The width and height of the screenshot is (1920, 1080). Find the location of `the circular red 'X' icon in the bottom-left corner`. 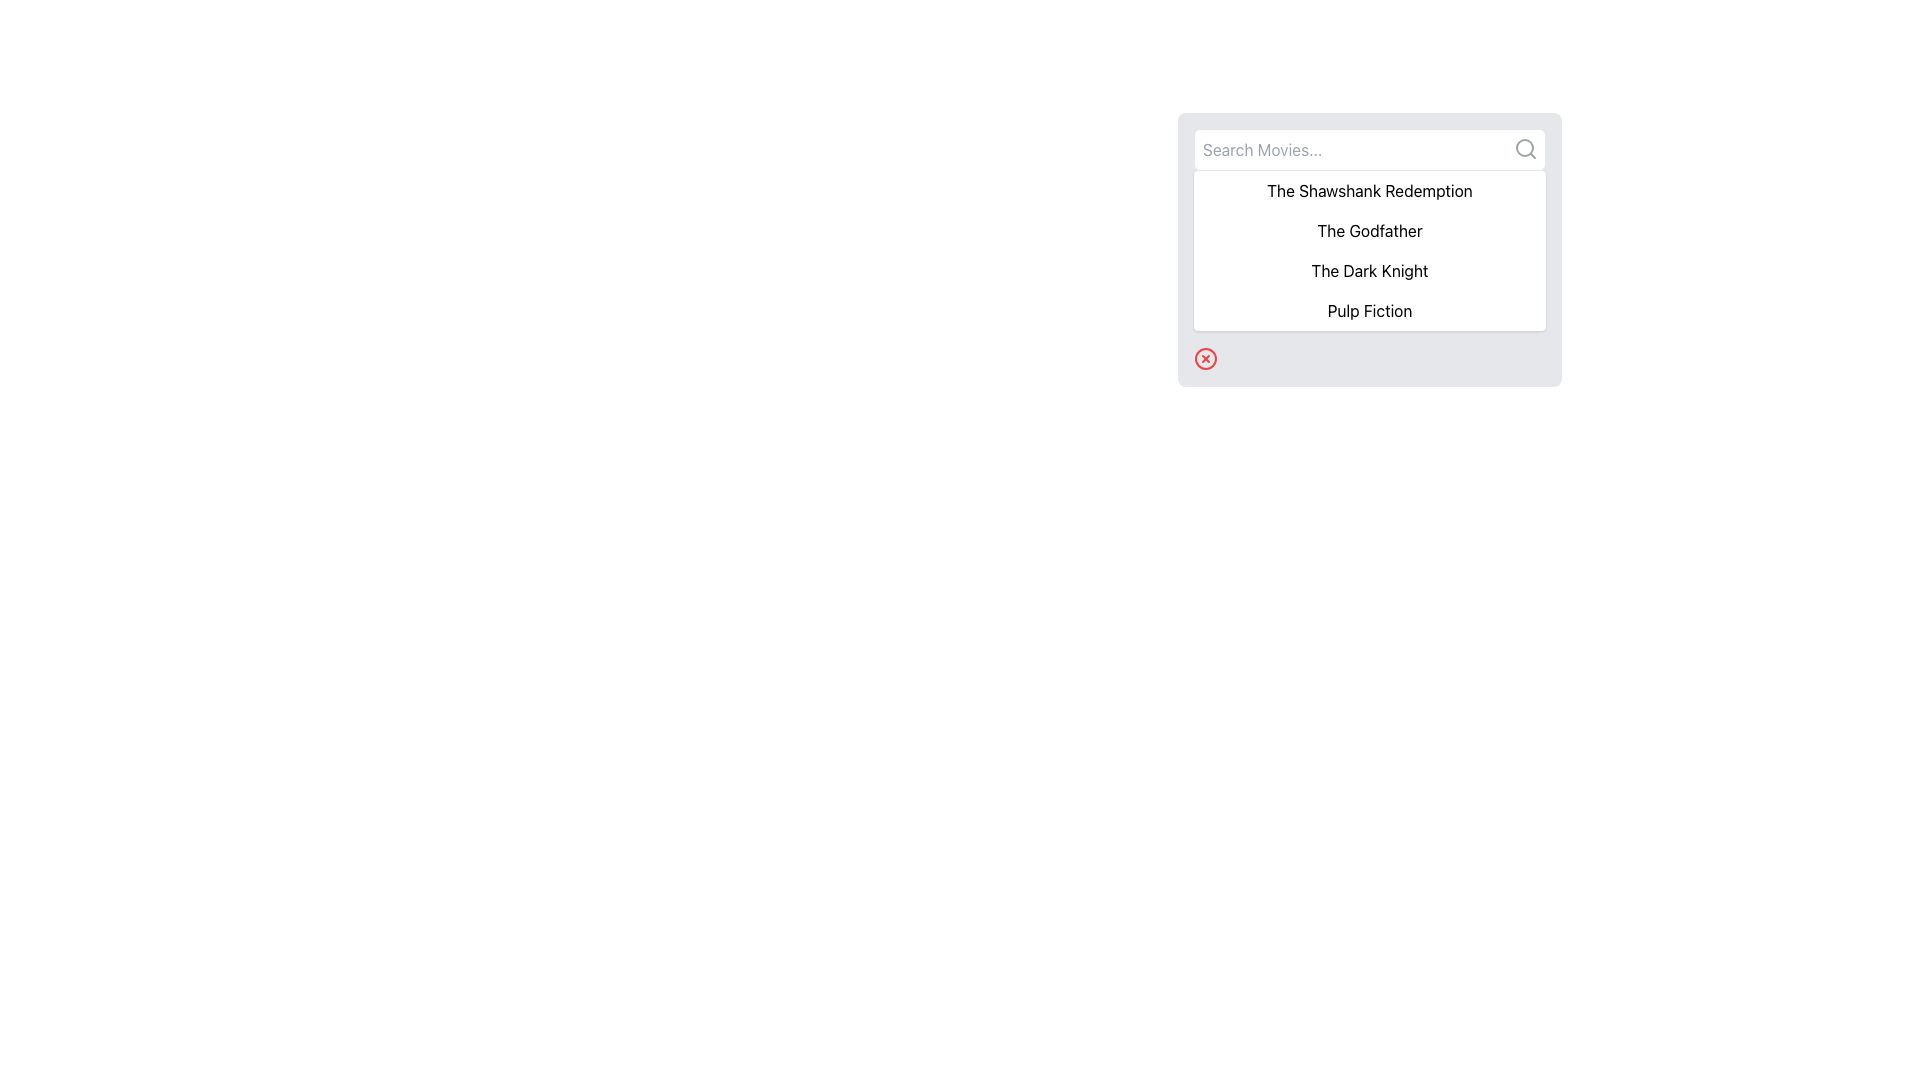

the circular red 'X' icon in the bottom-left corner is located at coordinates (1204, 357).